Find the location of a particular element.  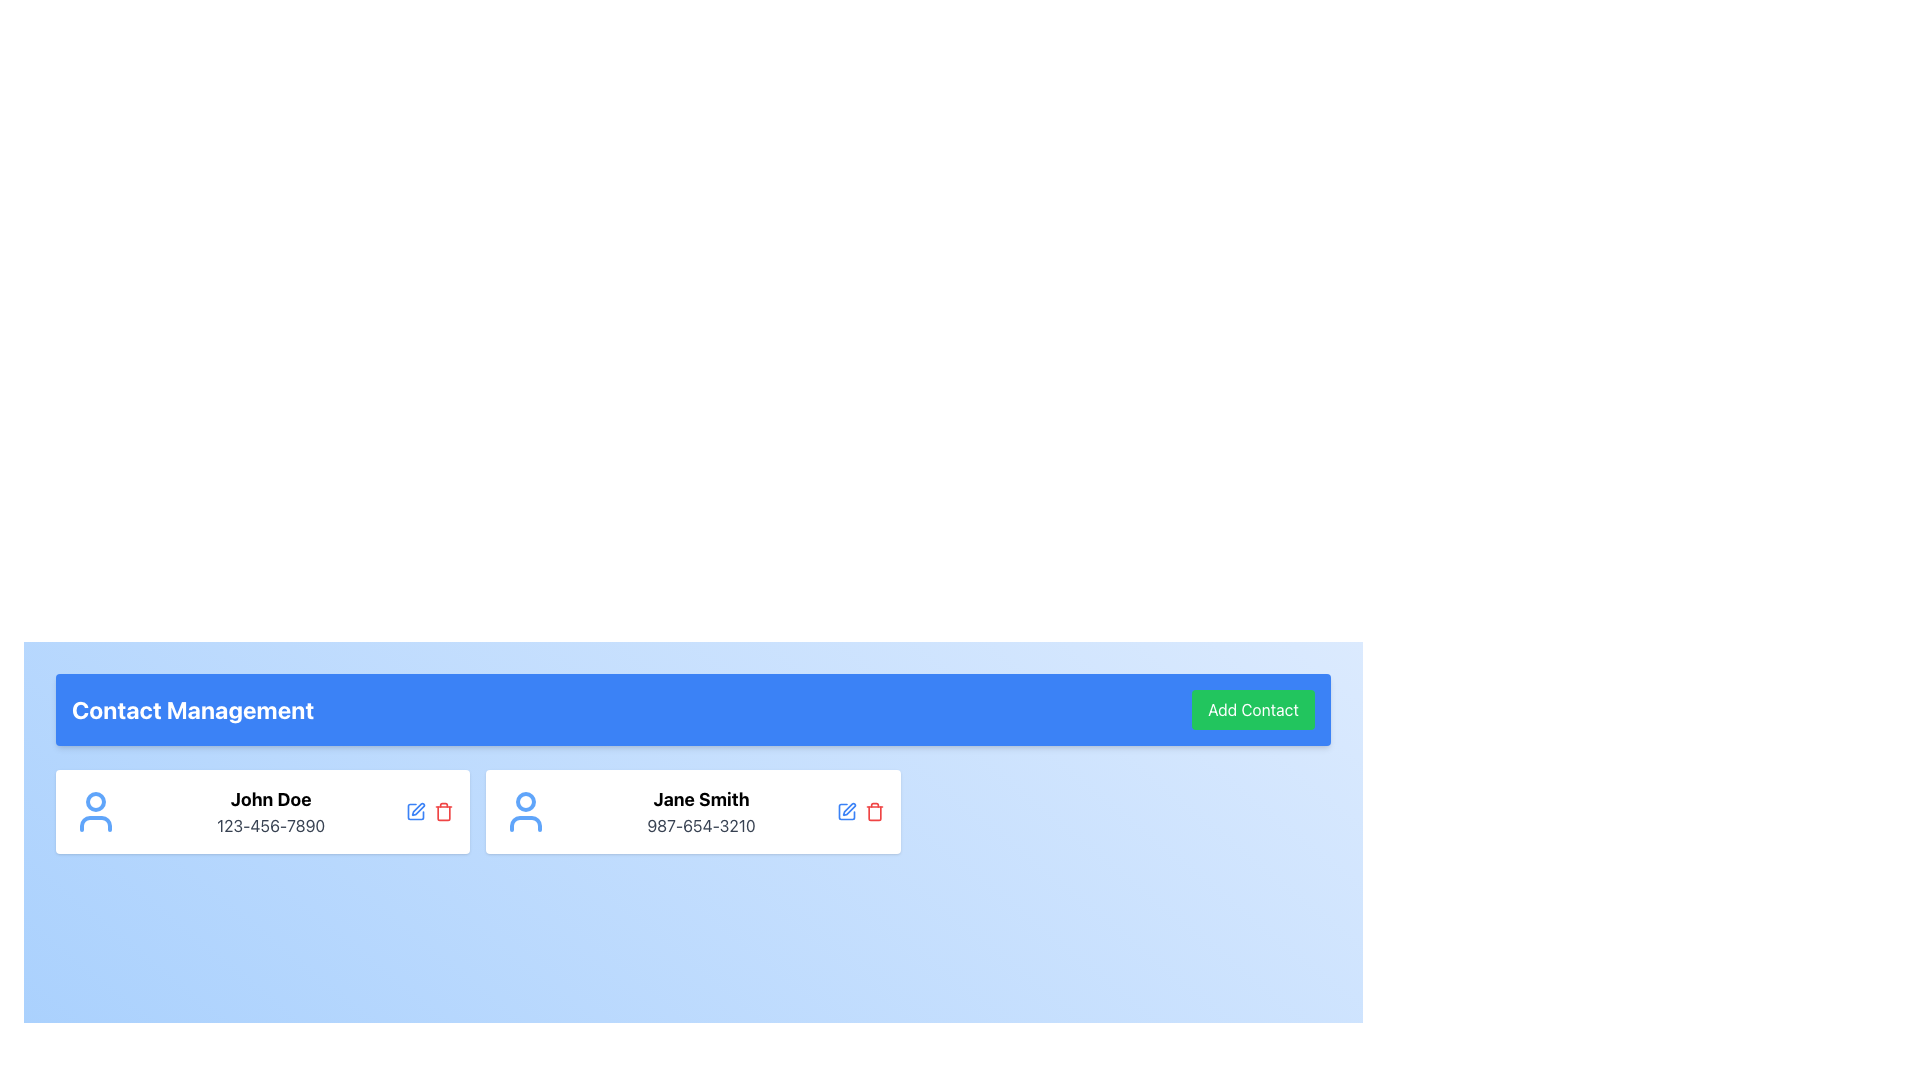

the SVG Circle with a blue border located in the upper-left corner of the card showcasing contact information for 'John Doe' is located at coordinates (95, 801).